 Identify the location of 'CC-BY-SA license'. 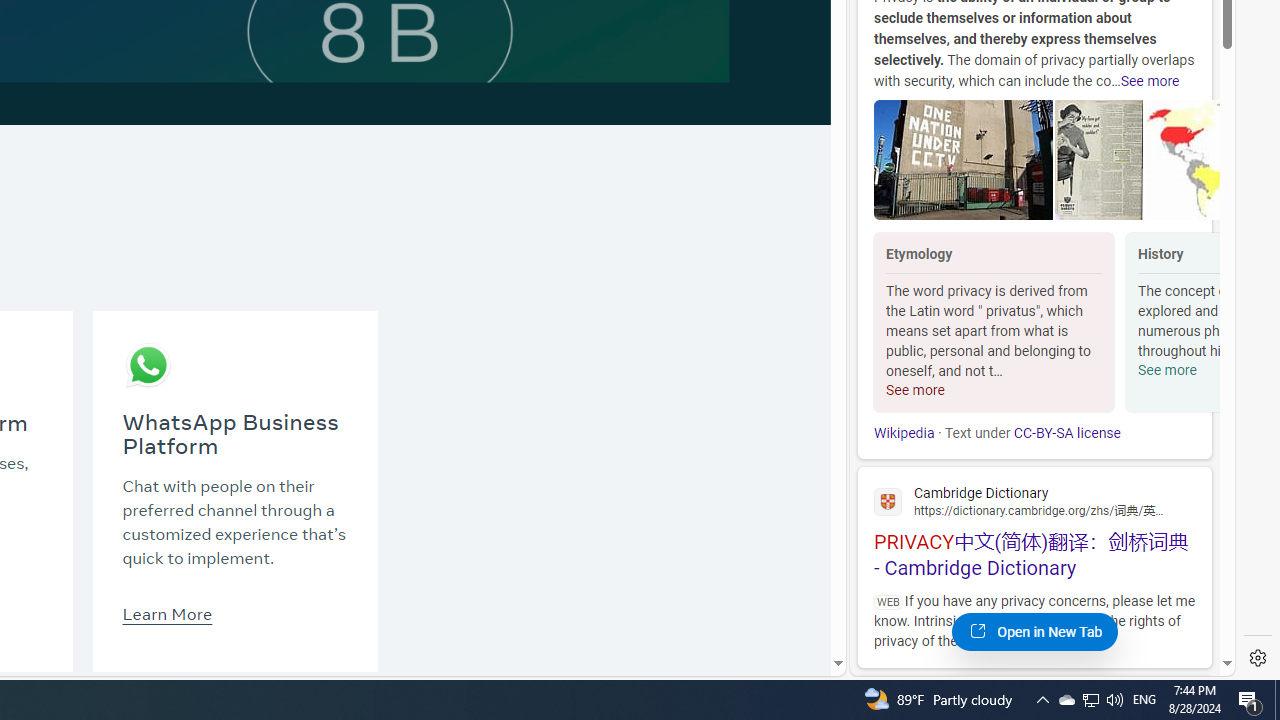
(1065, 432).